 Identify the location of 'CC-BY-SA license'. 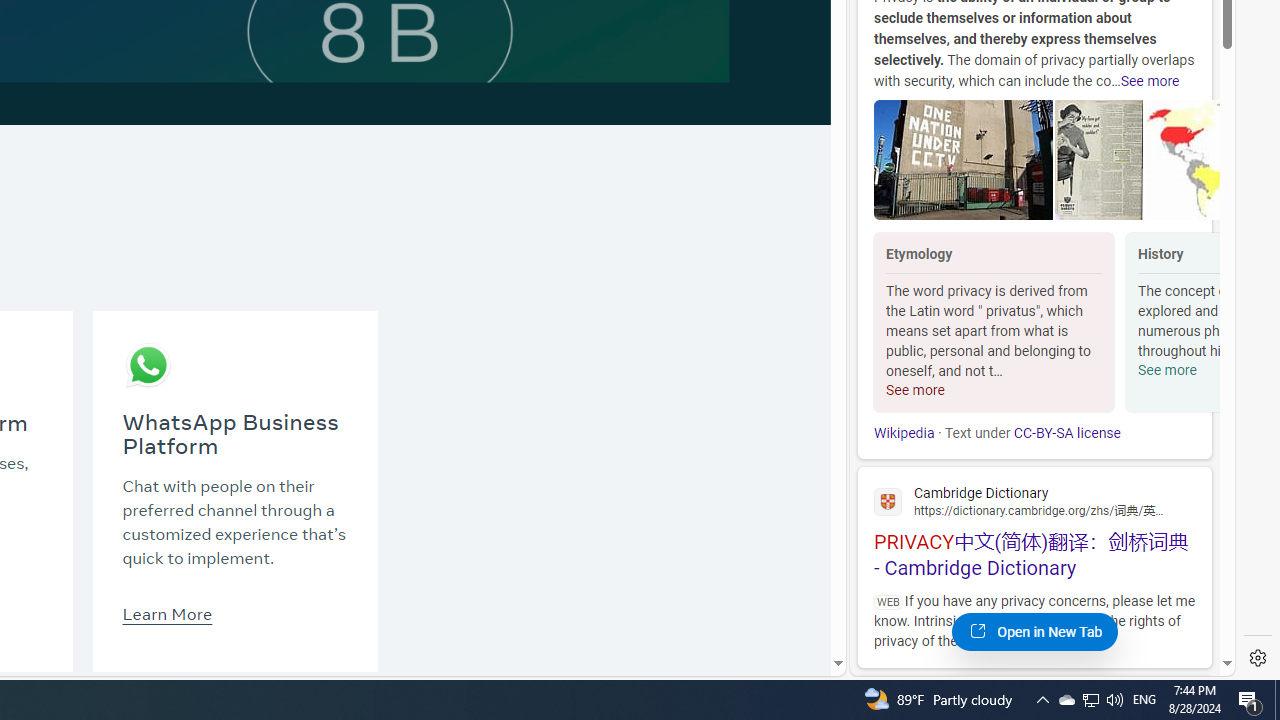
(1065, 432).